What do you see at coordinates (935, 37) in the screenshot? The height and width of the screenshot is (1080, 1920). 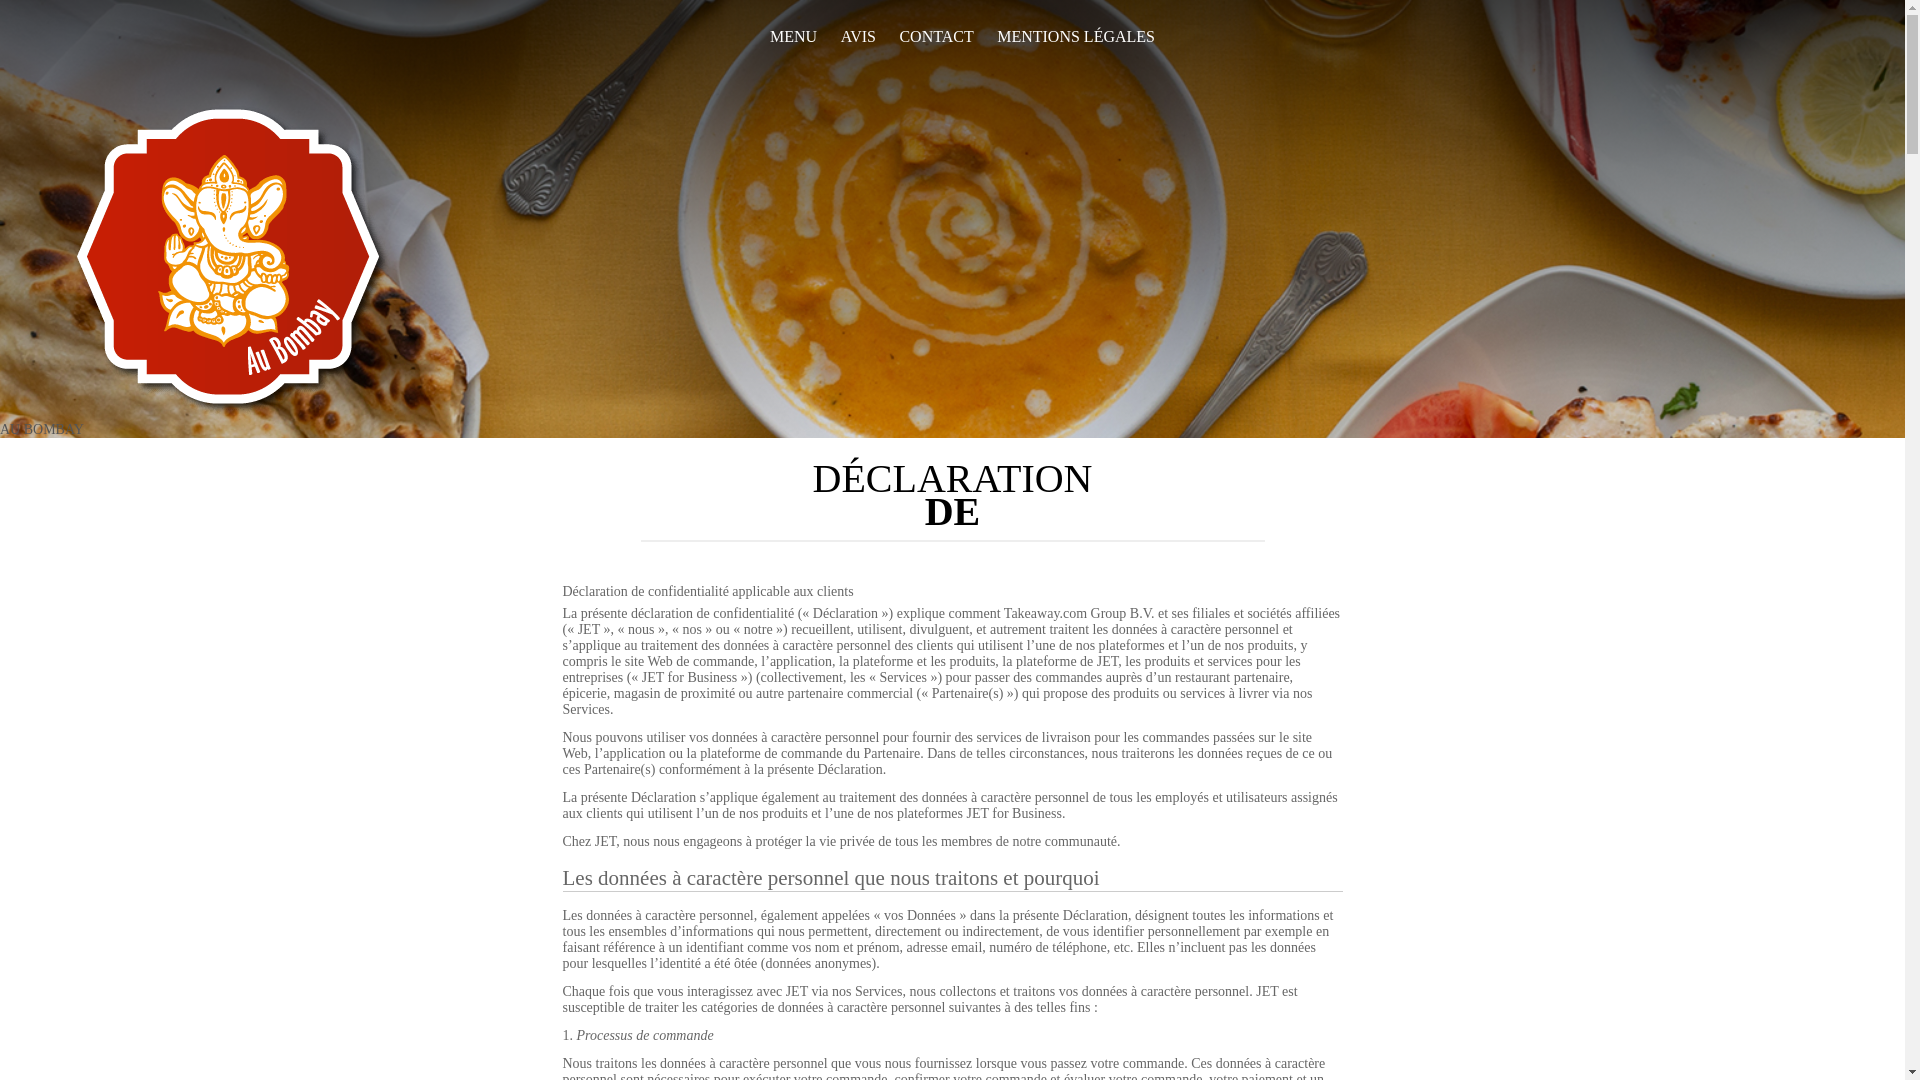 I see `'CONTACT'` at bounding box center [935, 37].